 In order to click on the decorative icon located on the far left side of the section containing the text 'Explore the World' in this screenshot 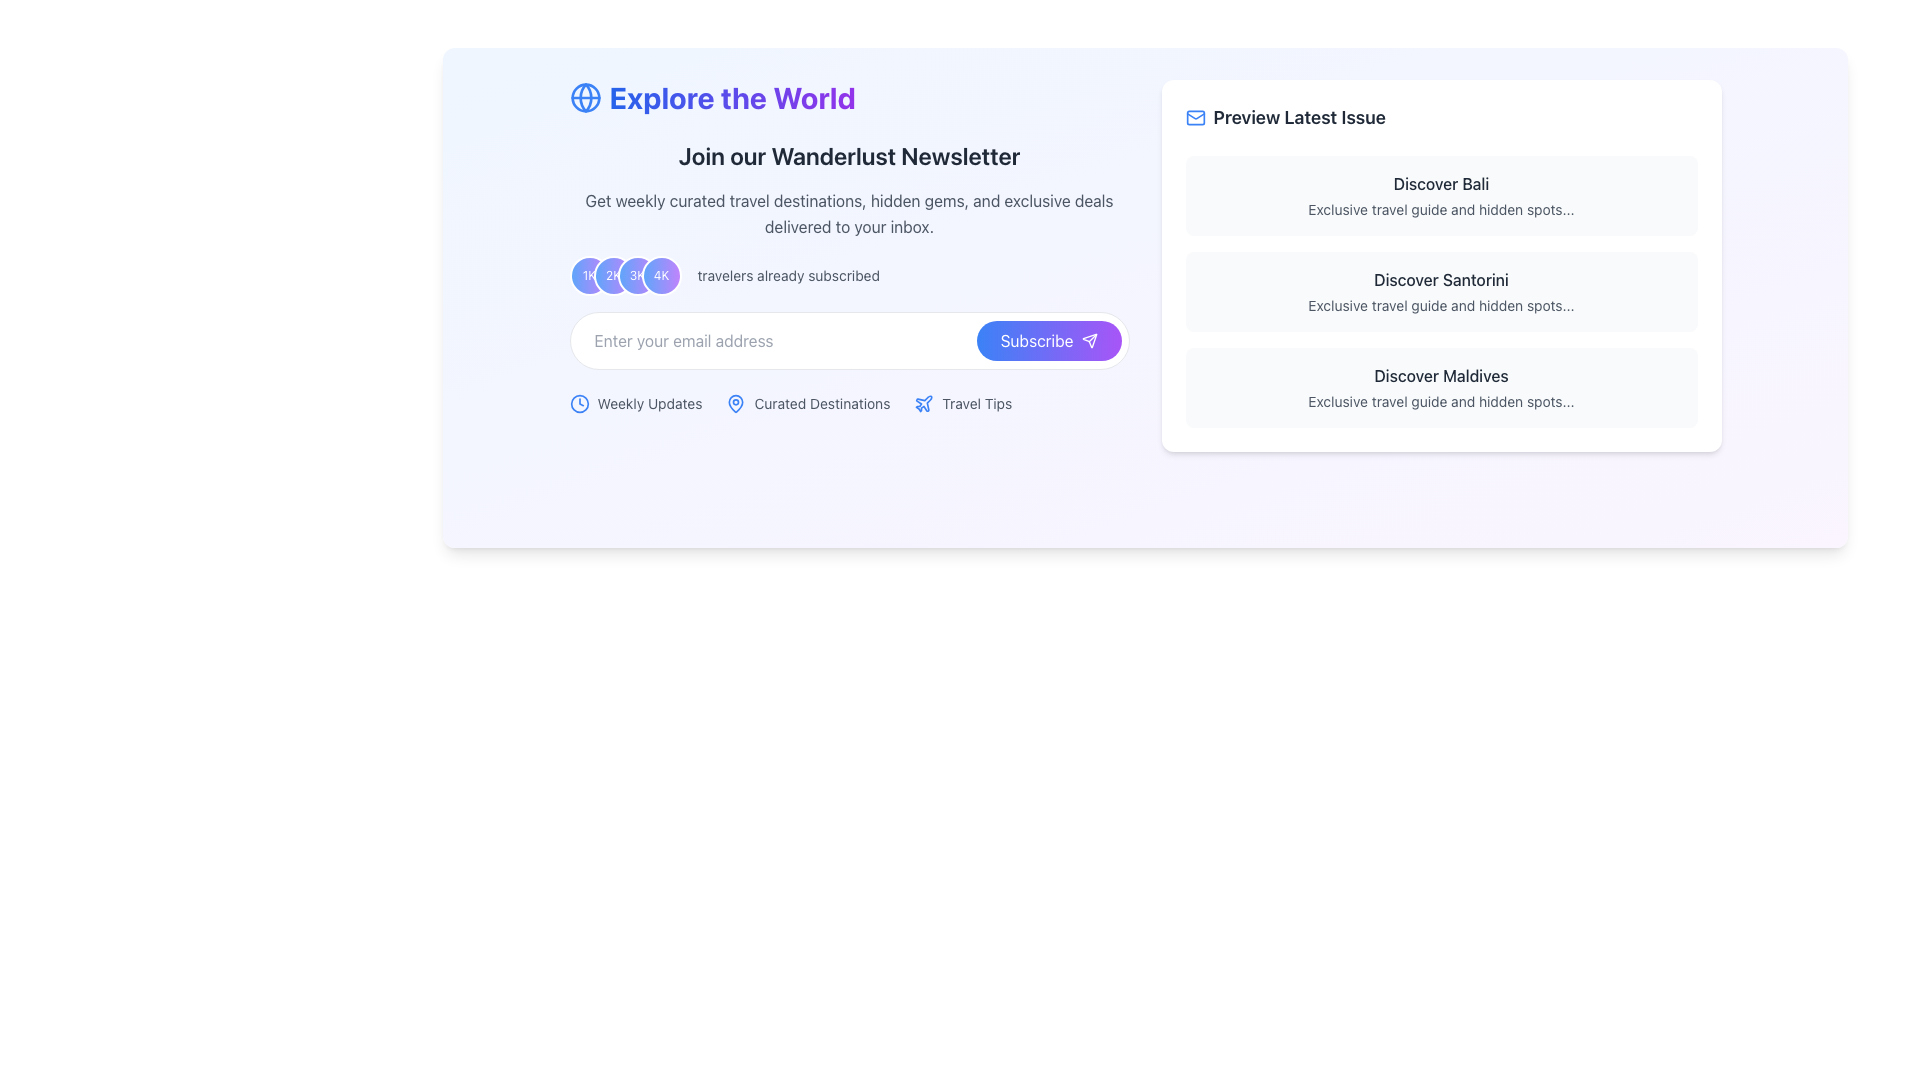, I will do `click(584, 97)`.